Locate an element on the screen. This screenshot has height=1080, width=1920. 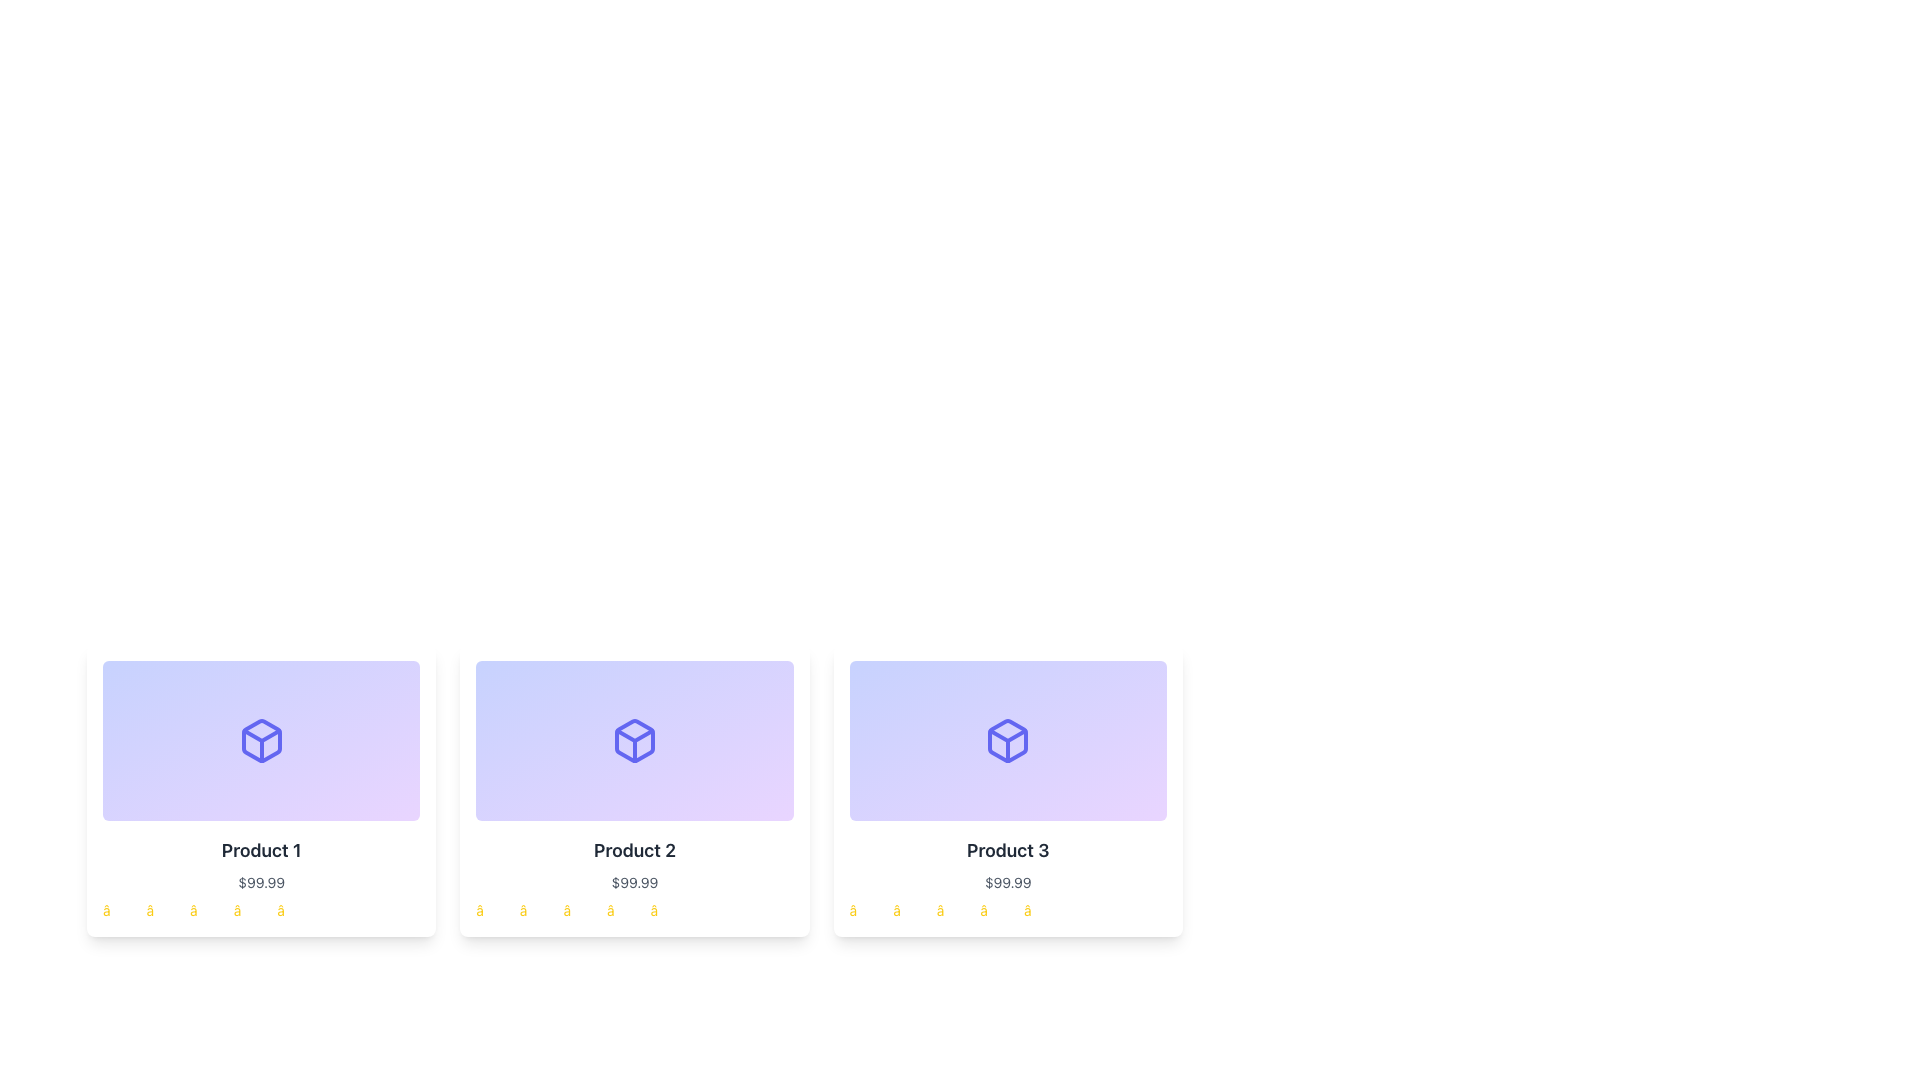
the non-interactive rating display located at the bottom of Product 1 card, which visually represents the rating score for the associated product is located at coordinates (260, 910).